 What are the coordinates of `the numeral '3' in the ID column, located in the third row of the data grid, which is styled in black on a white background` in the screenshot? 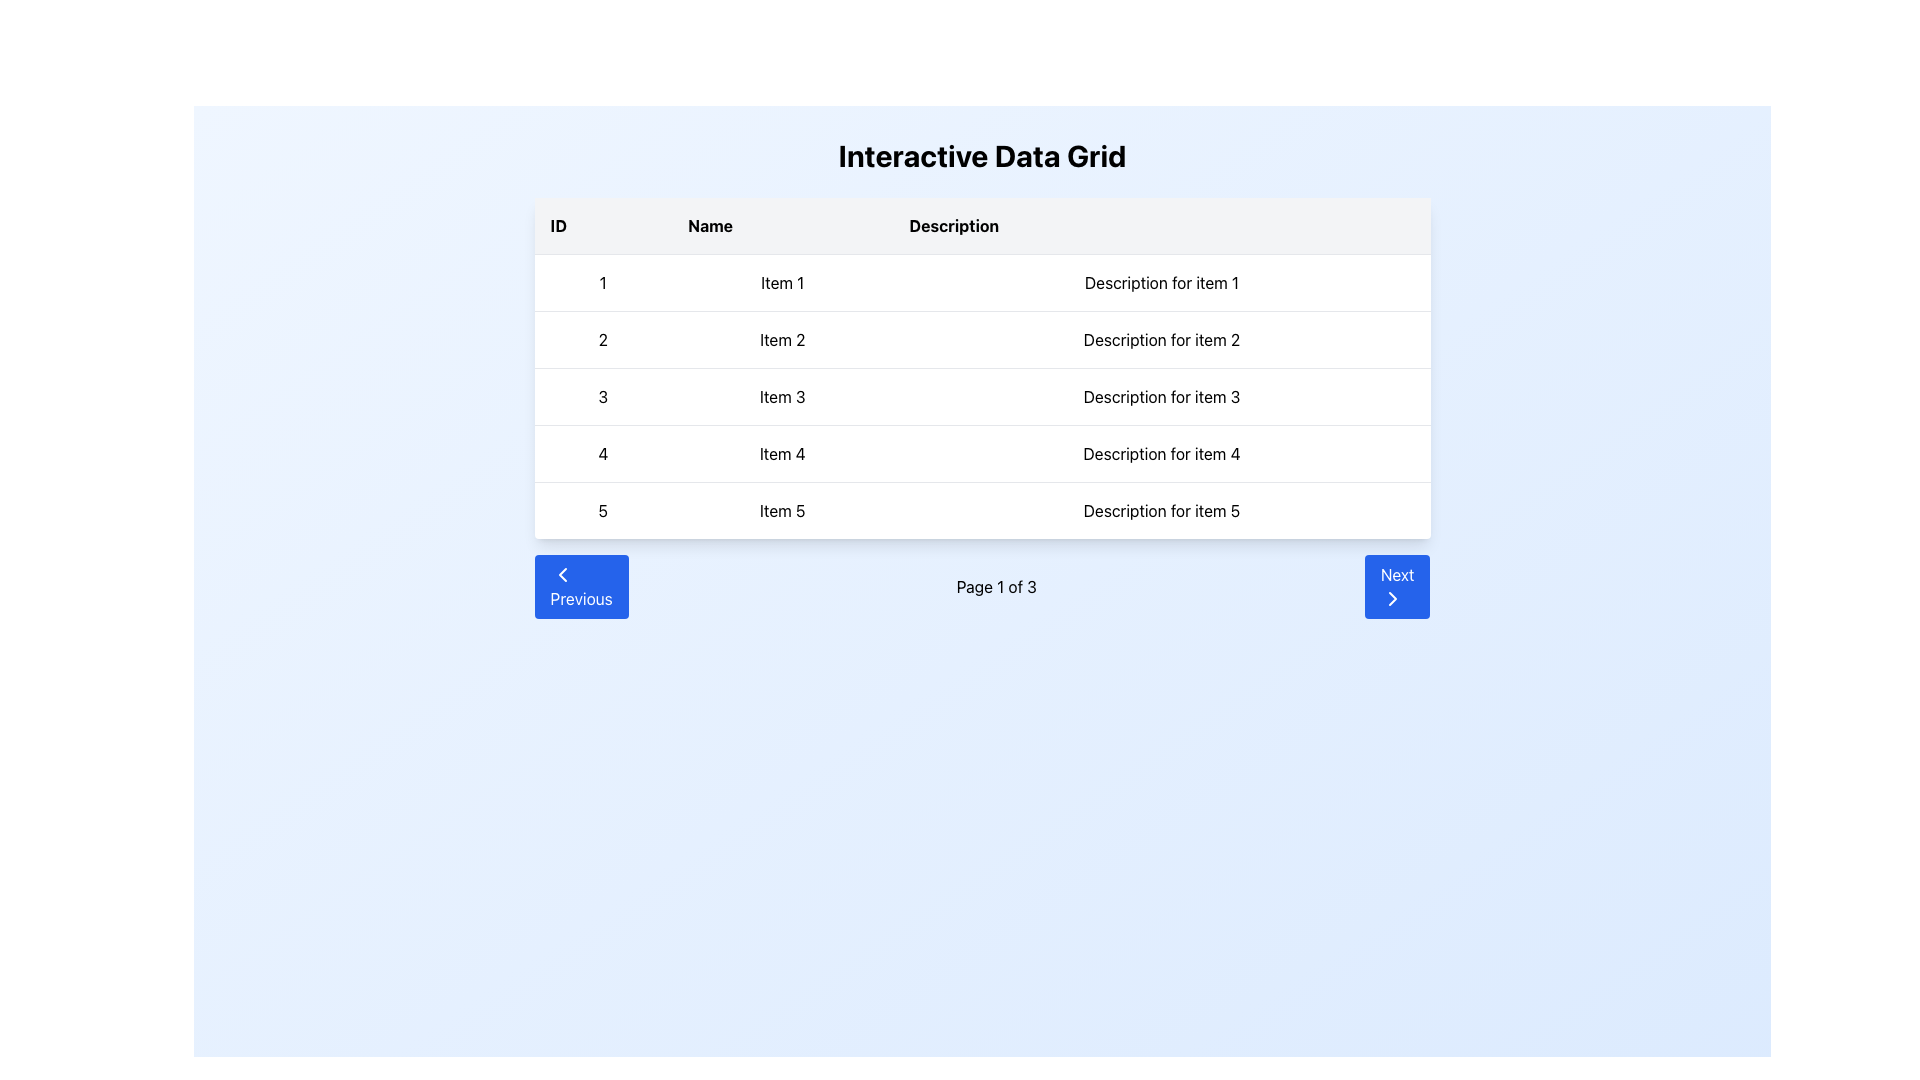 It's located at (602, 397).